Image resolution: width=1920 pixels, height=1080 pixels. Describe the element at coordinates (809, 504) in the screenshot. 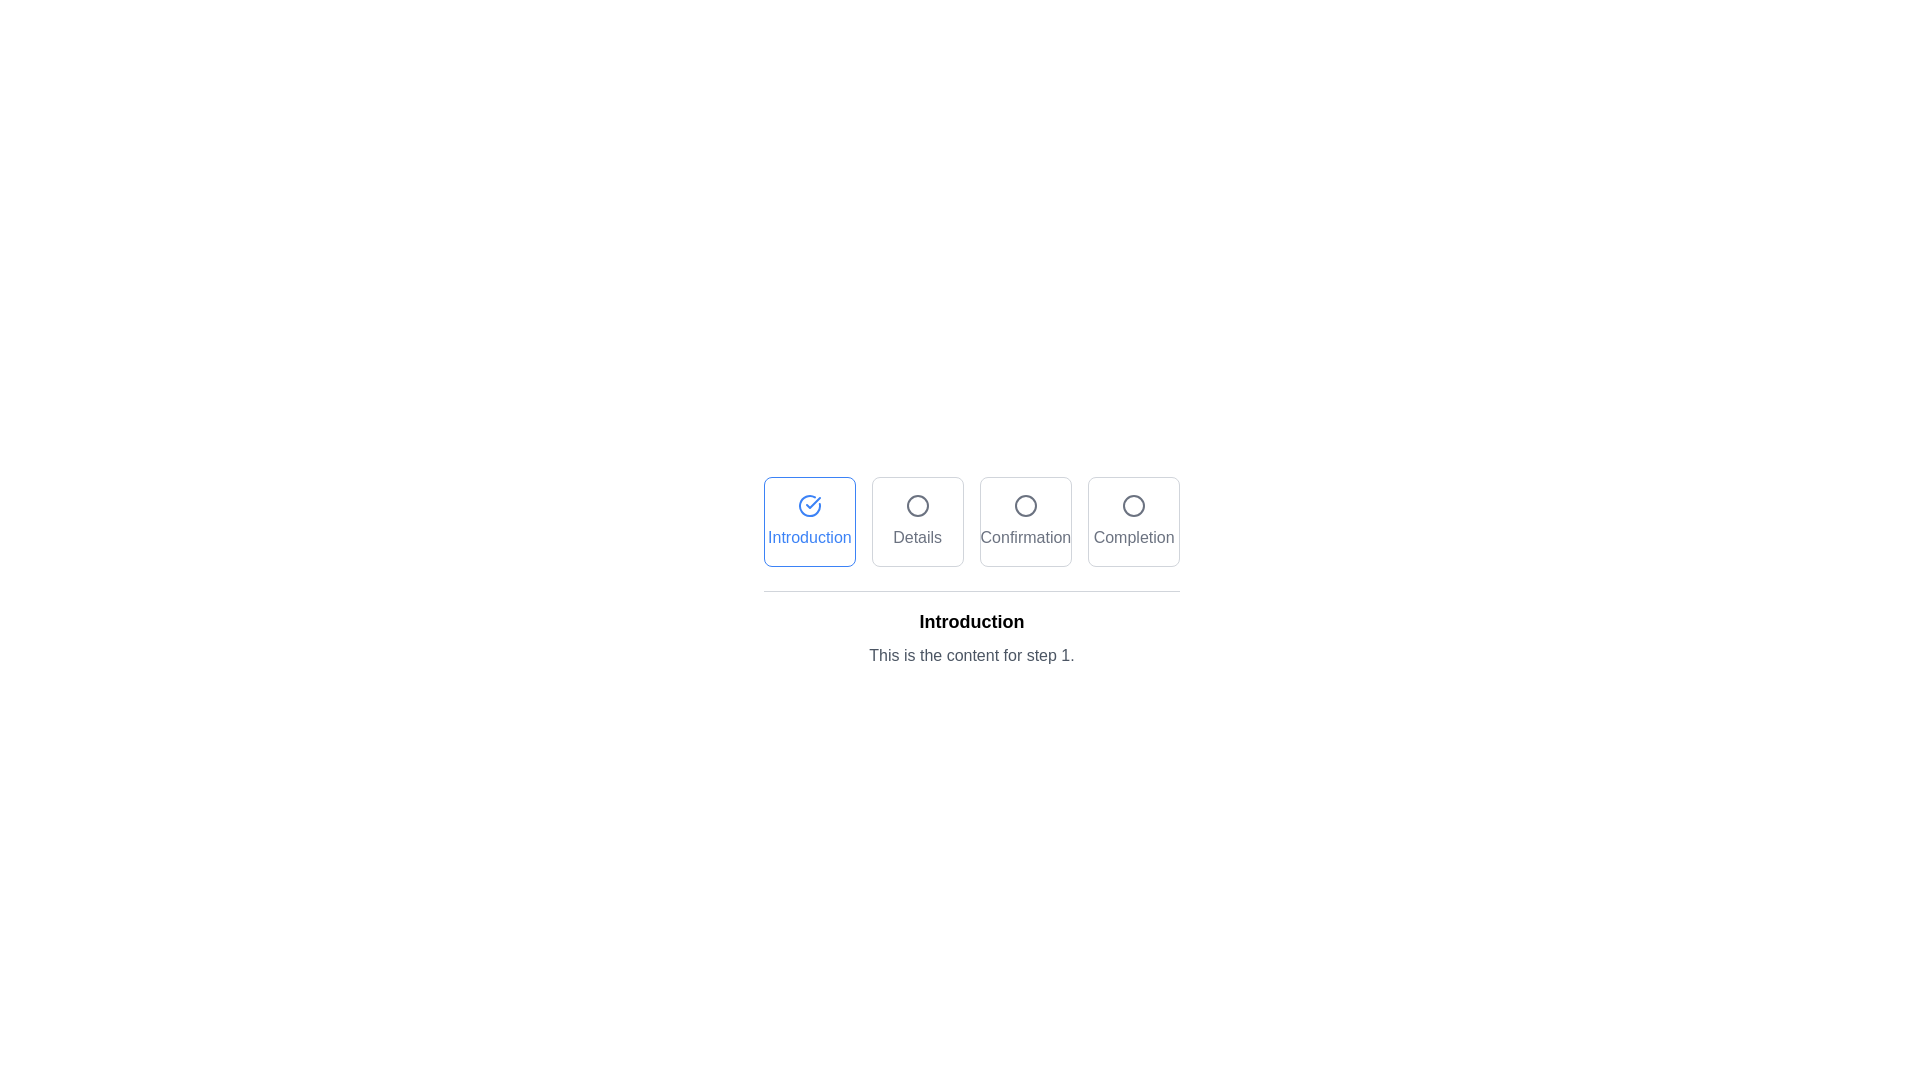

I see `the 'Introduction' button to interact with the progress step indicator for navigation` at that location.